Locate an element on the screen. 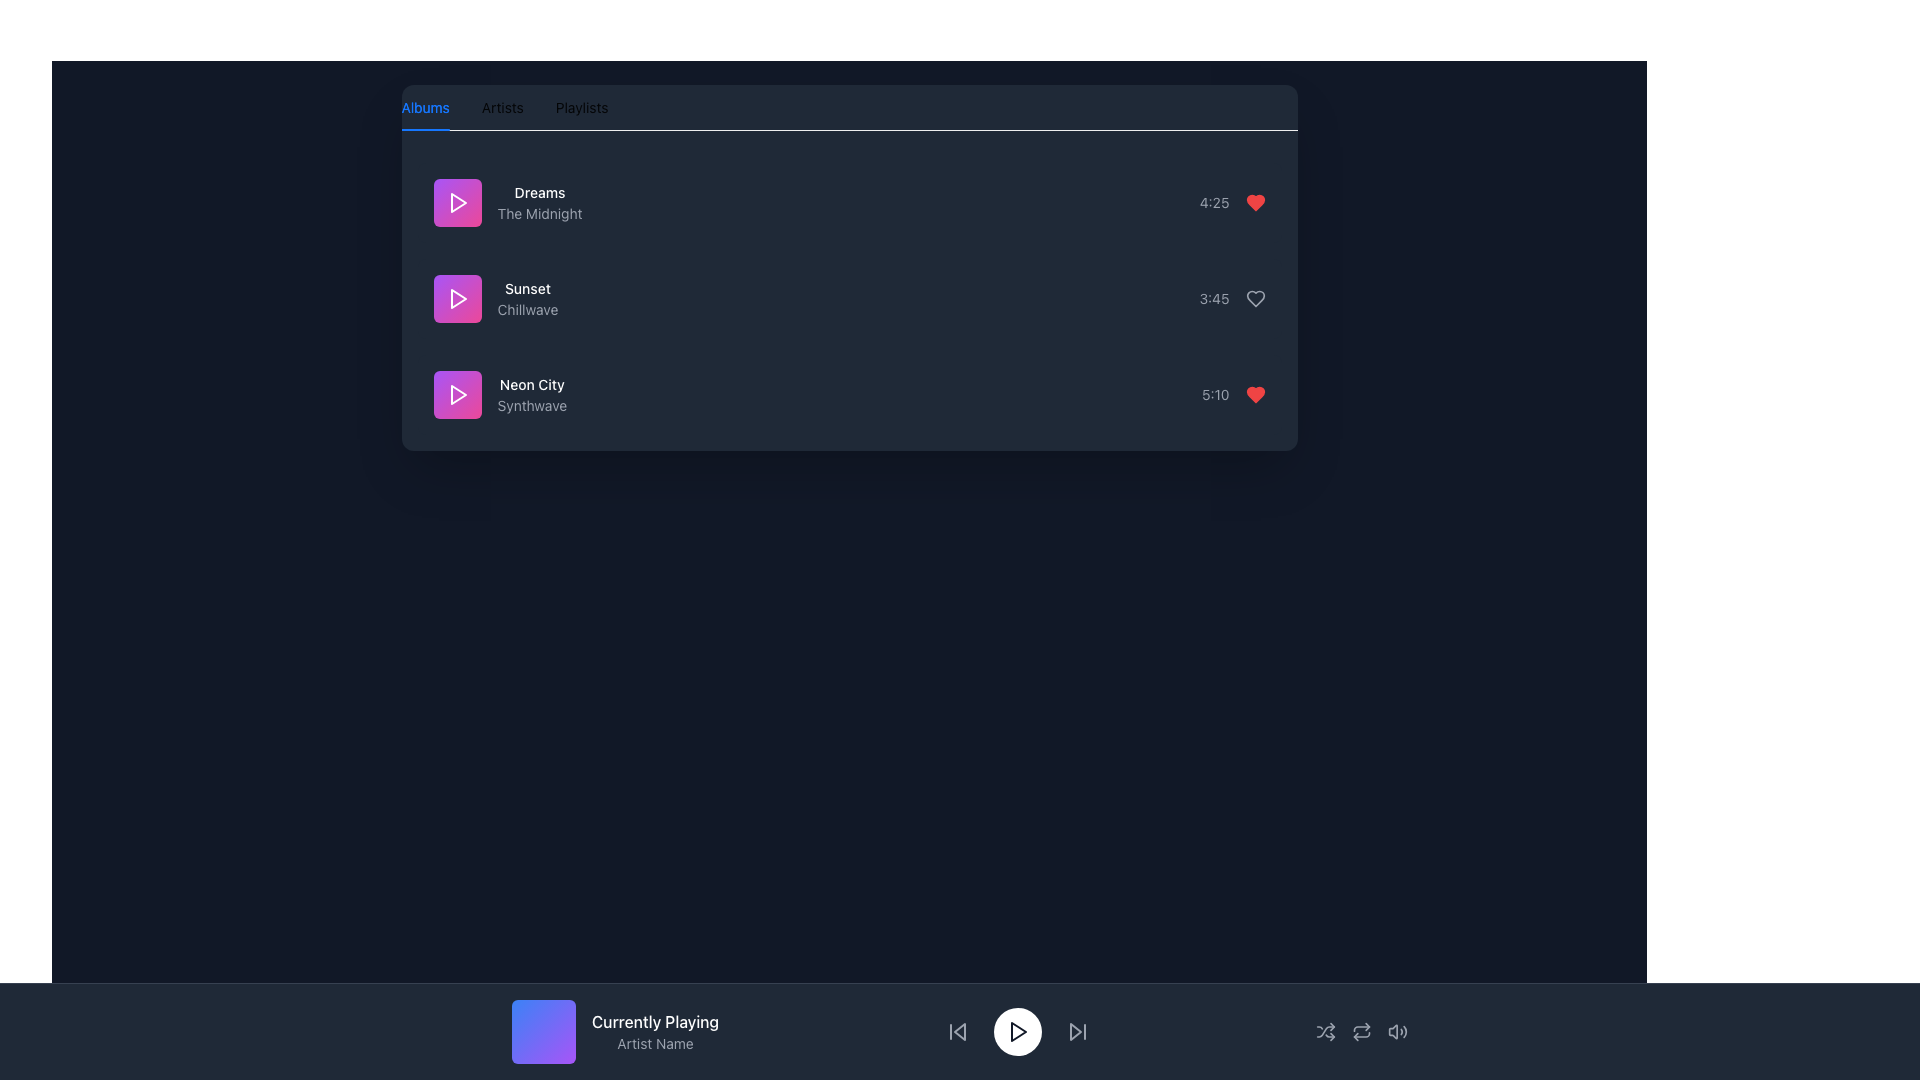  the text label displaying the song title 'Dreams' in the music list, which is positioned above the subtitle 'The Midnight' is located at coordinates (540, 192).